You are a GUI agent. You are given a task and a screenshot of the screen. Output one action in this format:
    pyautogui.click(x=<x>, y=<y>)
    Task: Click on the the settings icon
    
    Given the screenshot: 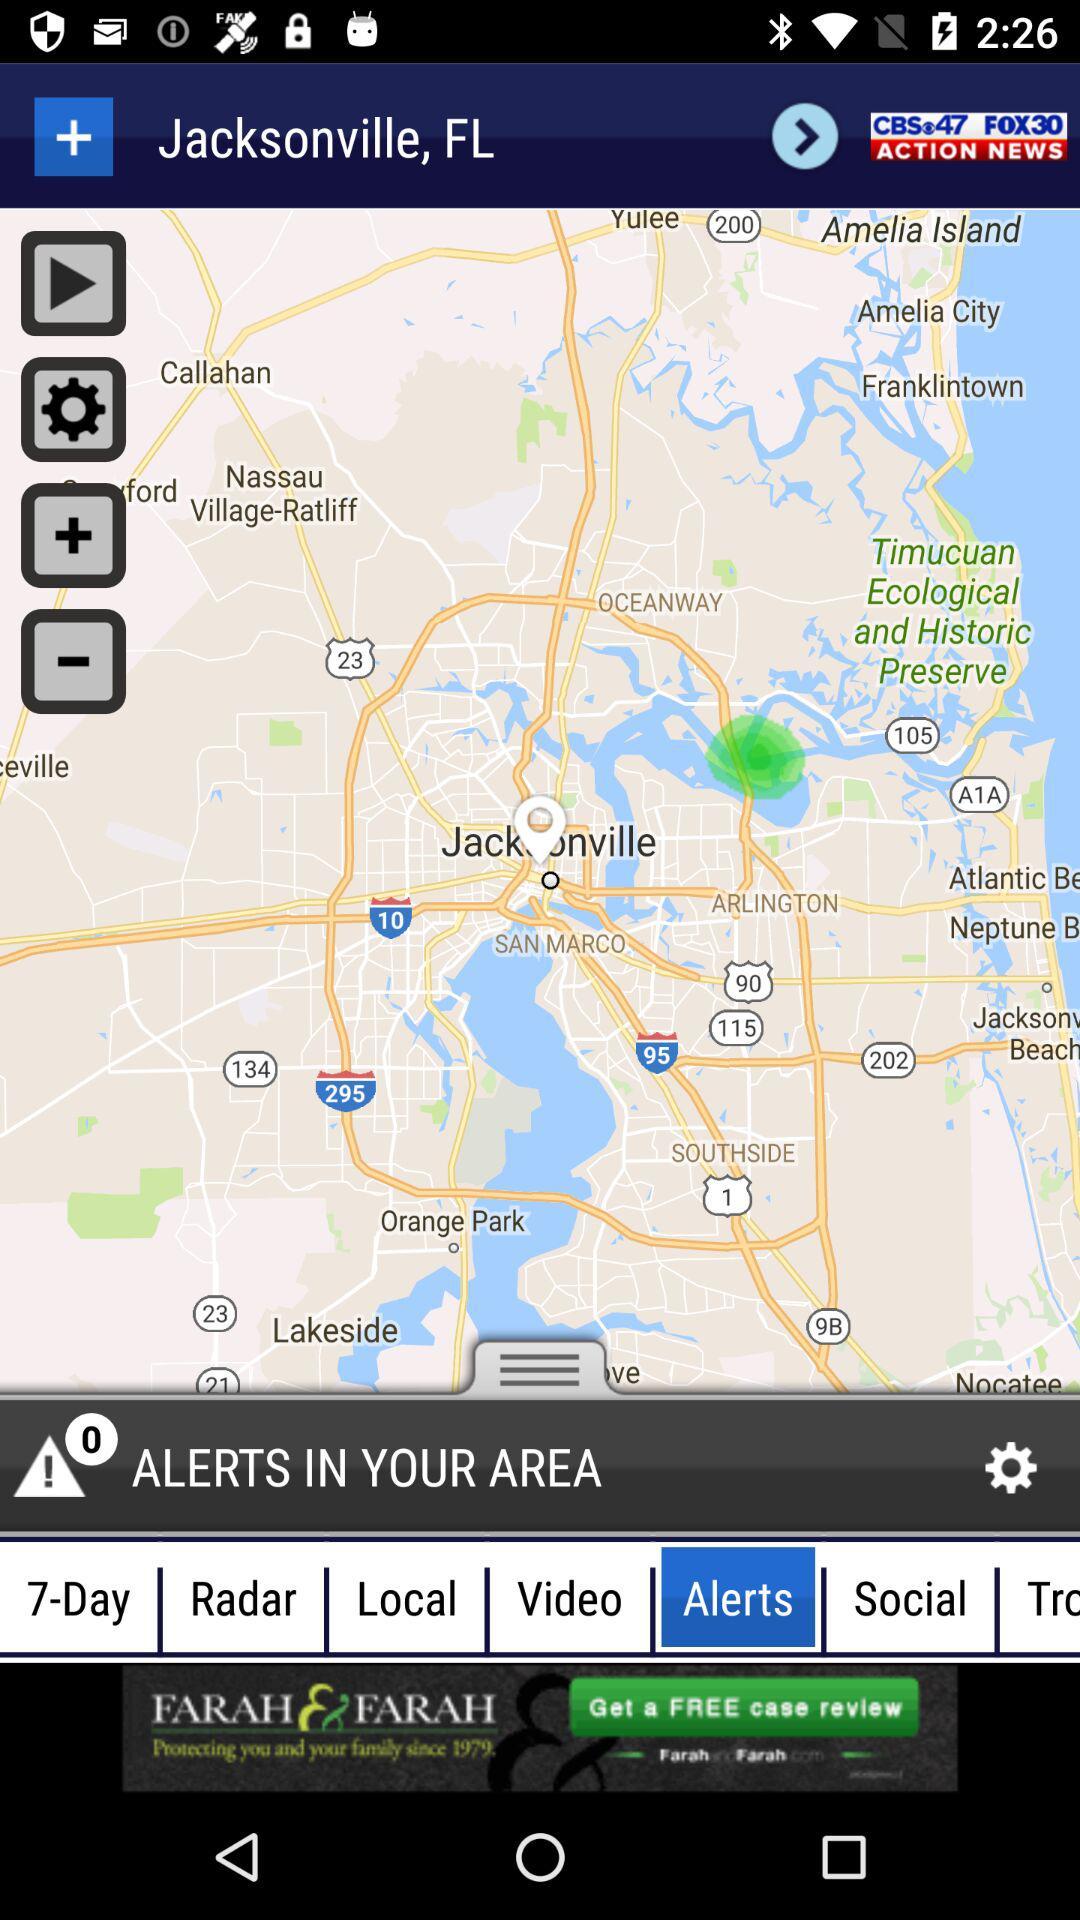 What is the action you would take?
    pyautogui.click(x=1011, y=1468)
    